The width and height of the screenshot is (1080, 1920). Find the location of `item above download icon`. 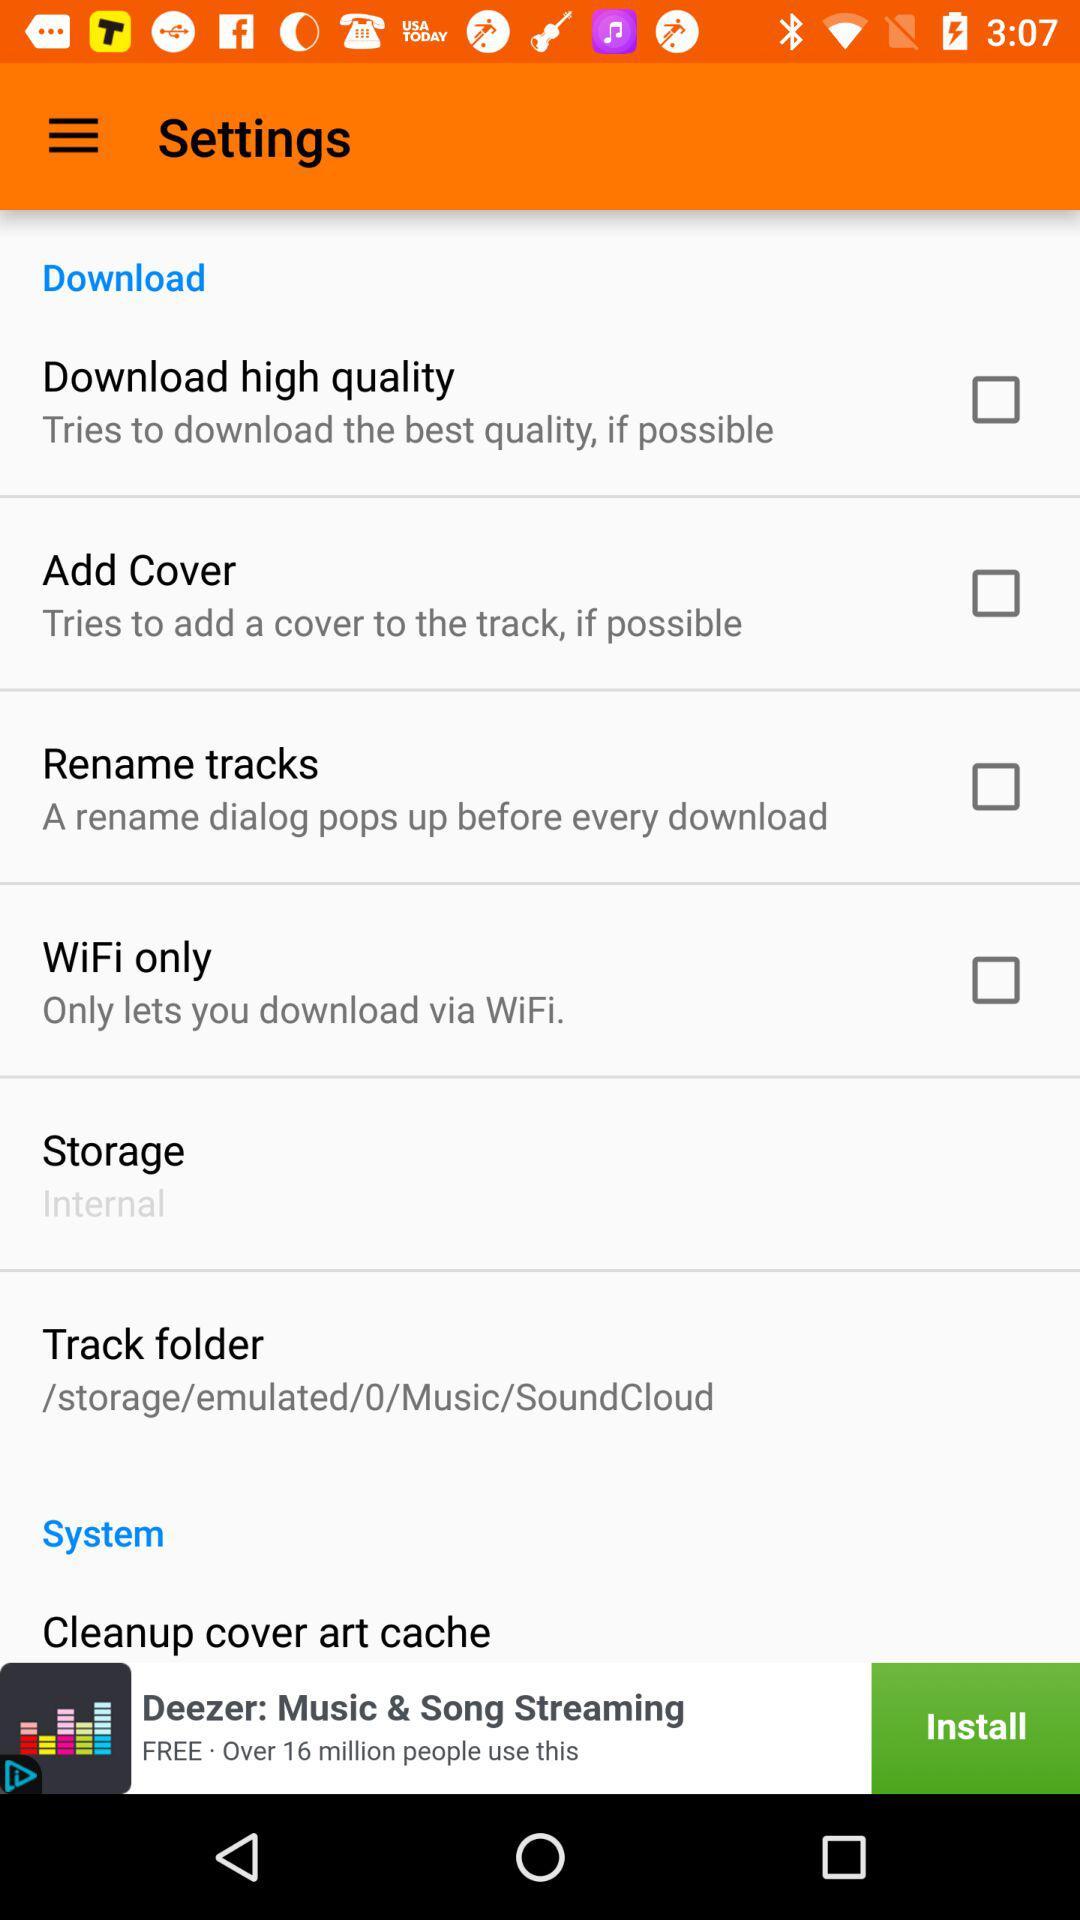

item above download icon is located at coordinates (72, 135).